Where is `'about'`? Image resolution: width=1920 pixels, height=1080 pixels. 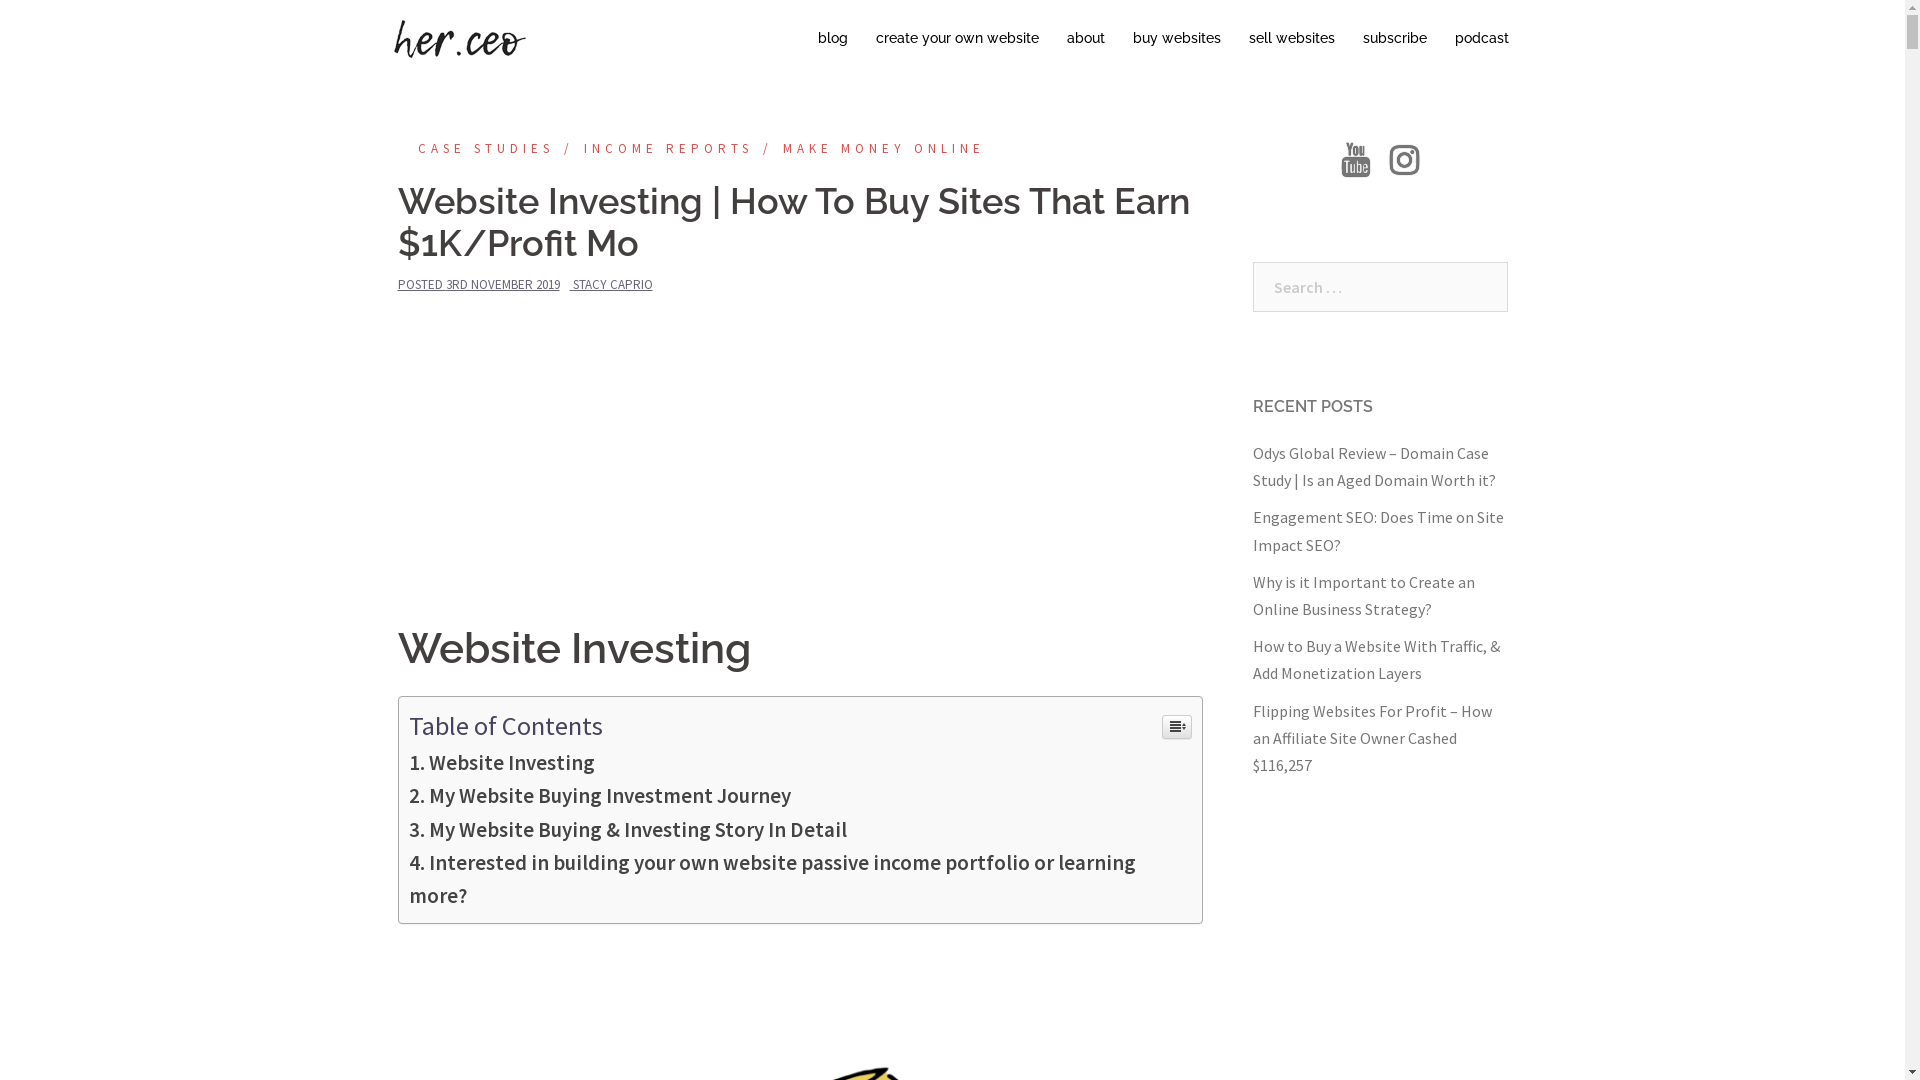 'about' is located at coordinates (1083, 38).